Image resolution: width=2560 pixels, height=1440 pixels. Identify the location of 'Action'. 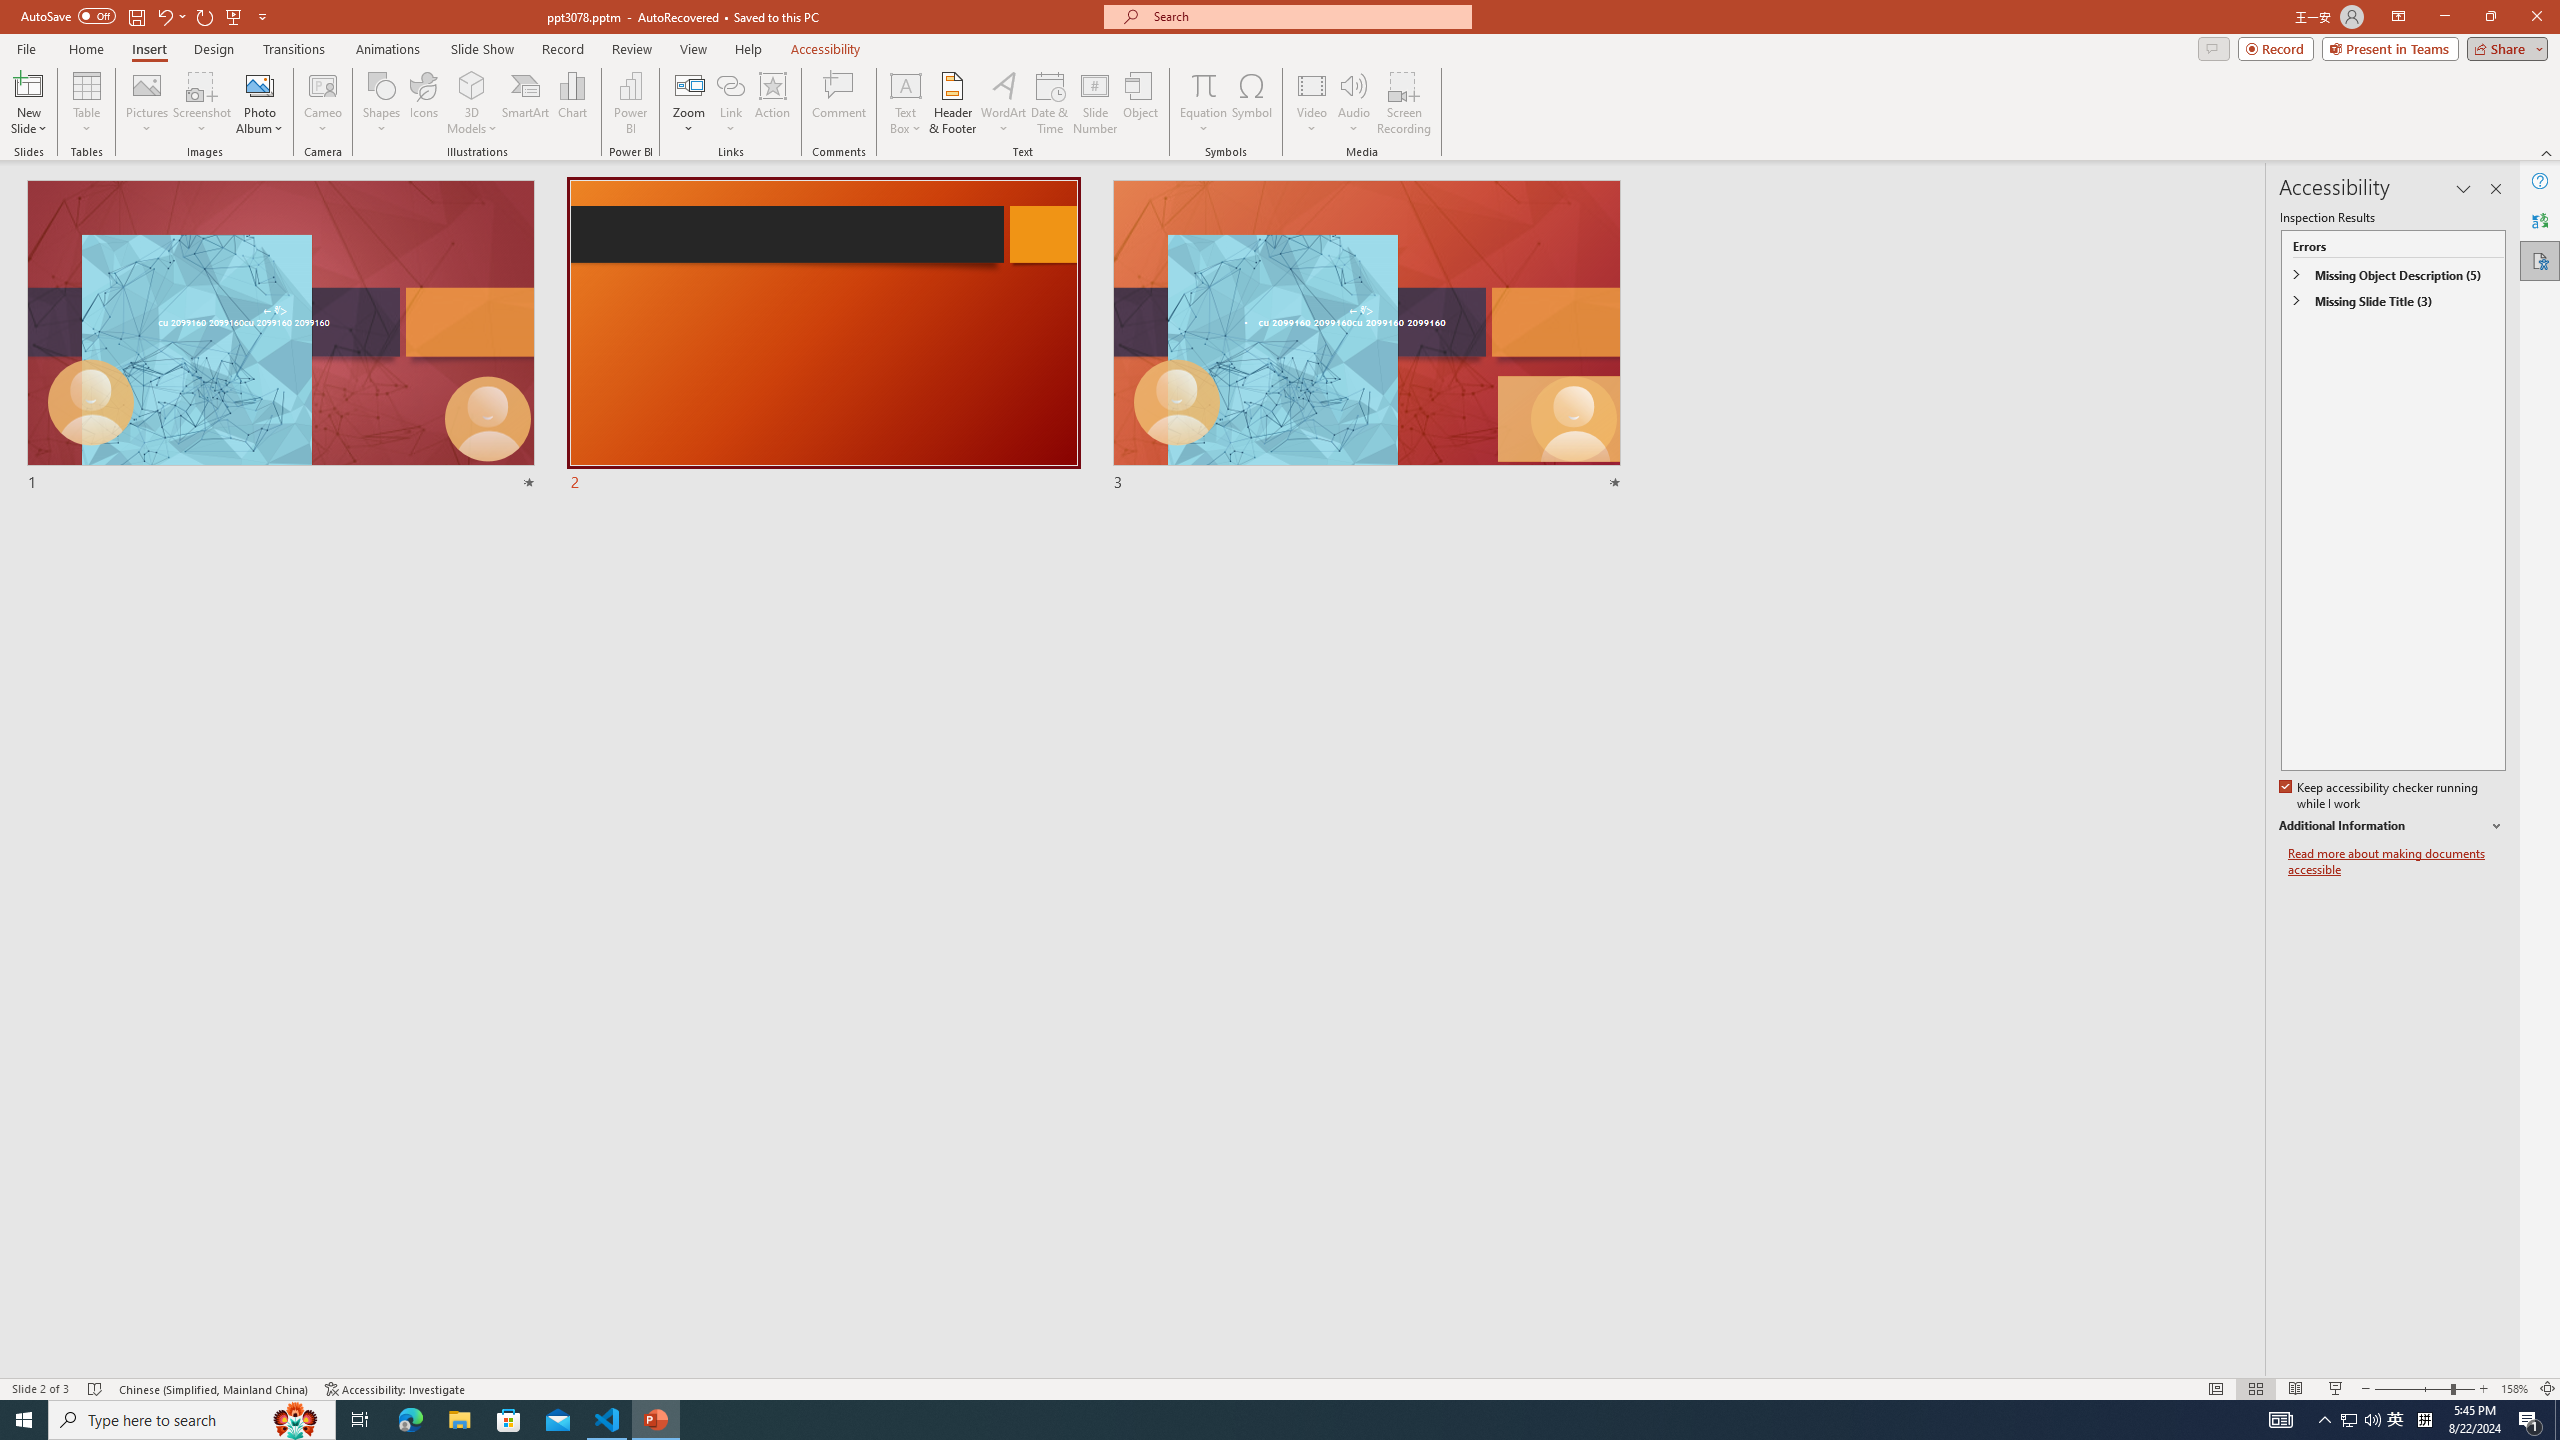
(773, 103).